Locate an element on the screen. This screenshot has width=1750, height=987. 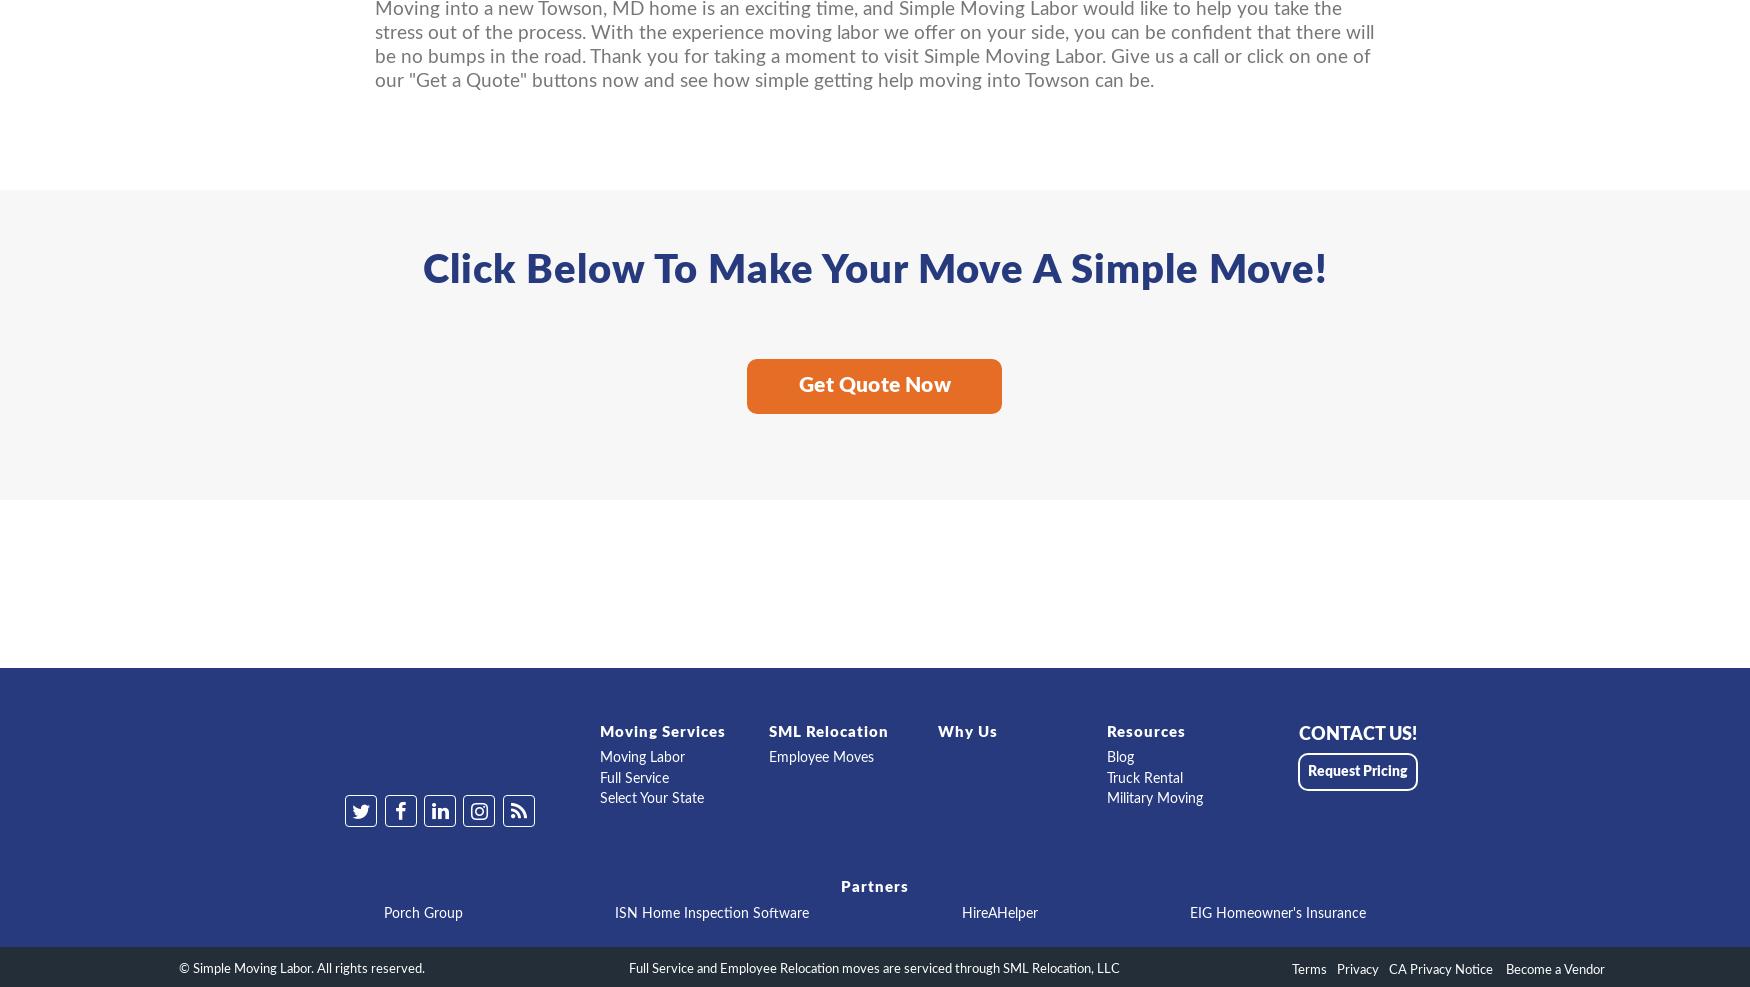
'Request Pricing' is located at coordinates (1306, 771).